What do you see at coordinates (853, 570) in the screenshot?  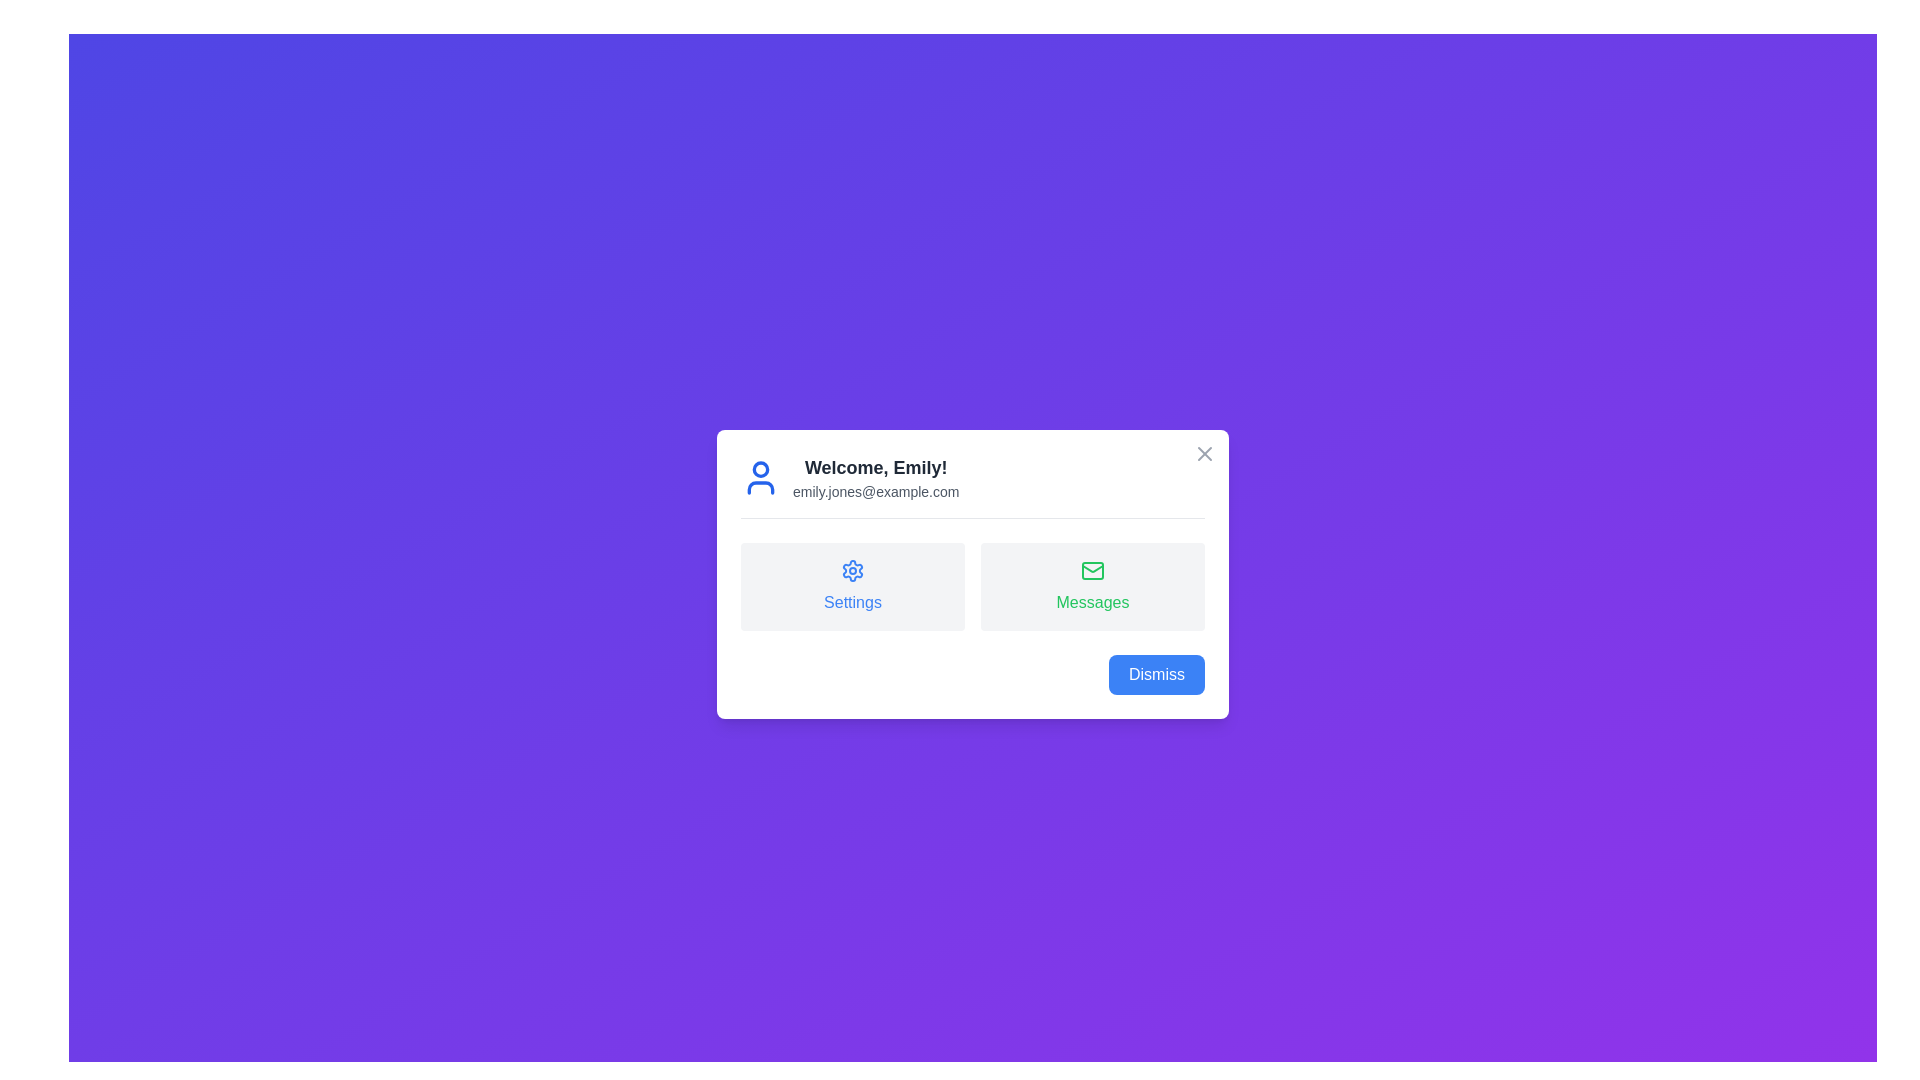 I see `the blue gear-like icon, which is located within the 'Settings' button of a modal dialog box` at bounding box center [853, 570].